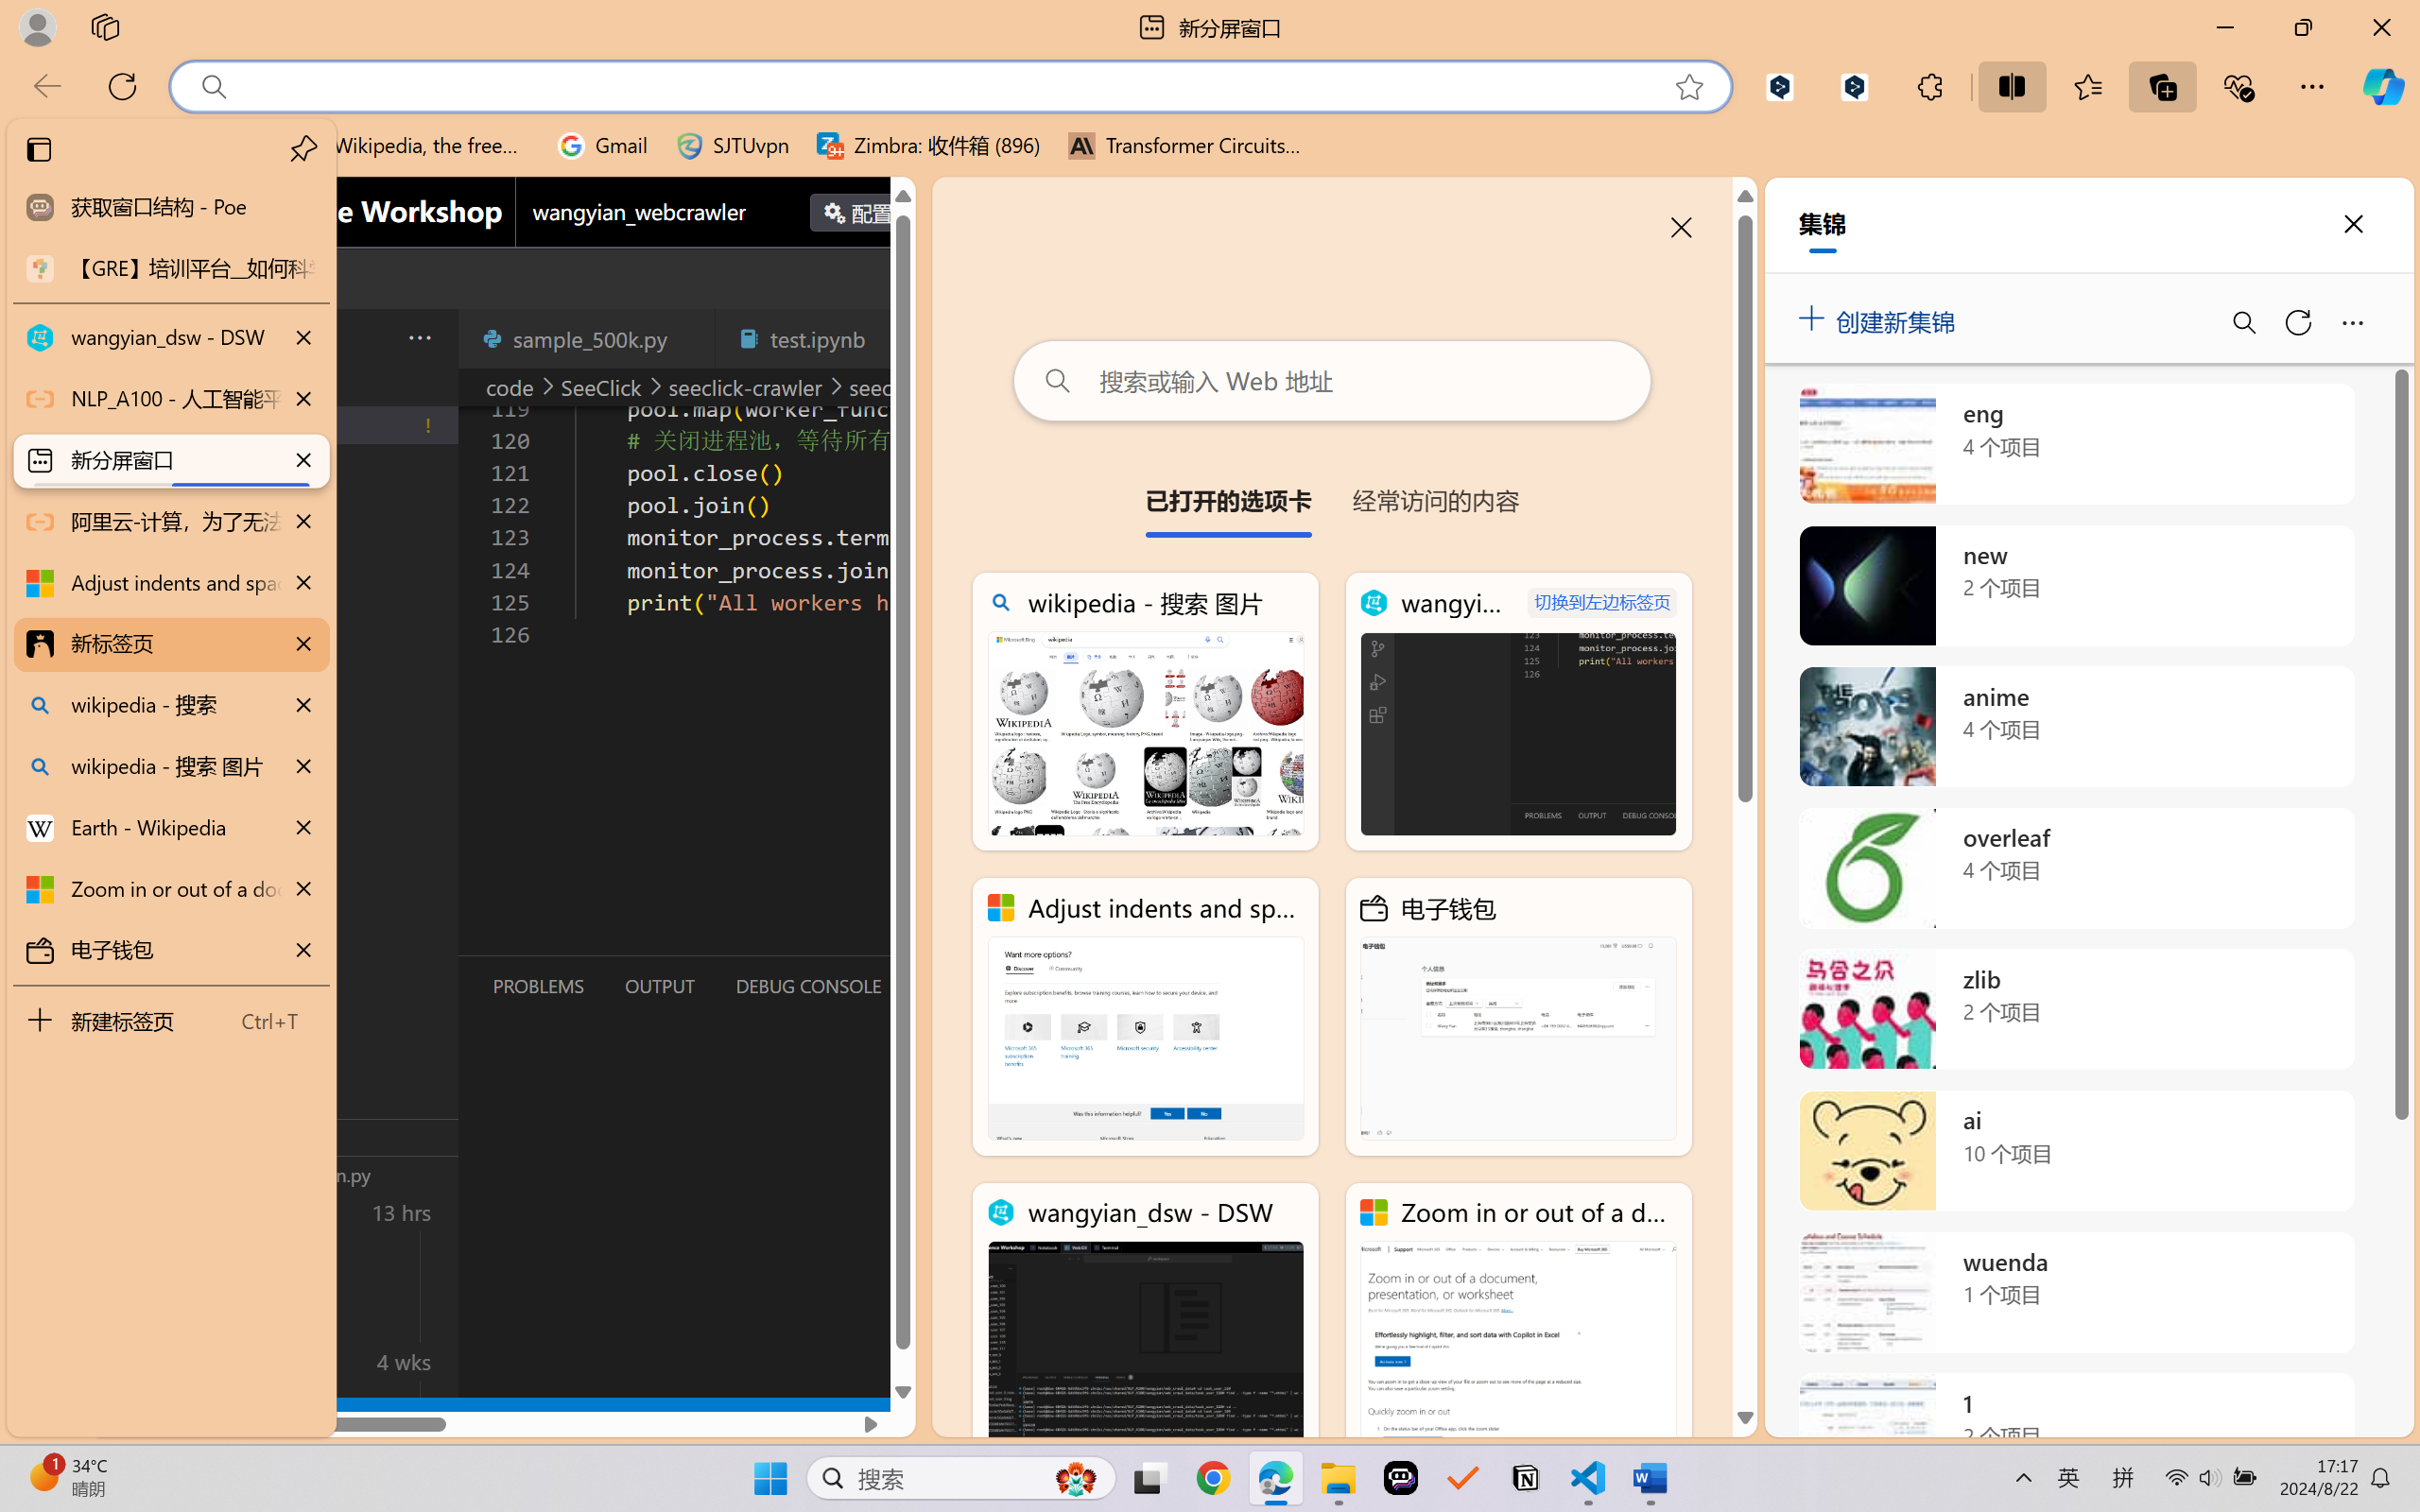  Describe the element at coordinates (169, 582) in the screenshot. I see `'Adjust indents and spacing - Microsoft Support'` at that location.